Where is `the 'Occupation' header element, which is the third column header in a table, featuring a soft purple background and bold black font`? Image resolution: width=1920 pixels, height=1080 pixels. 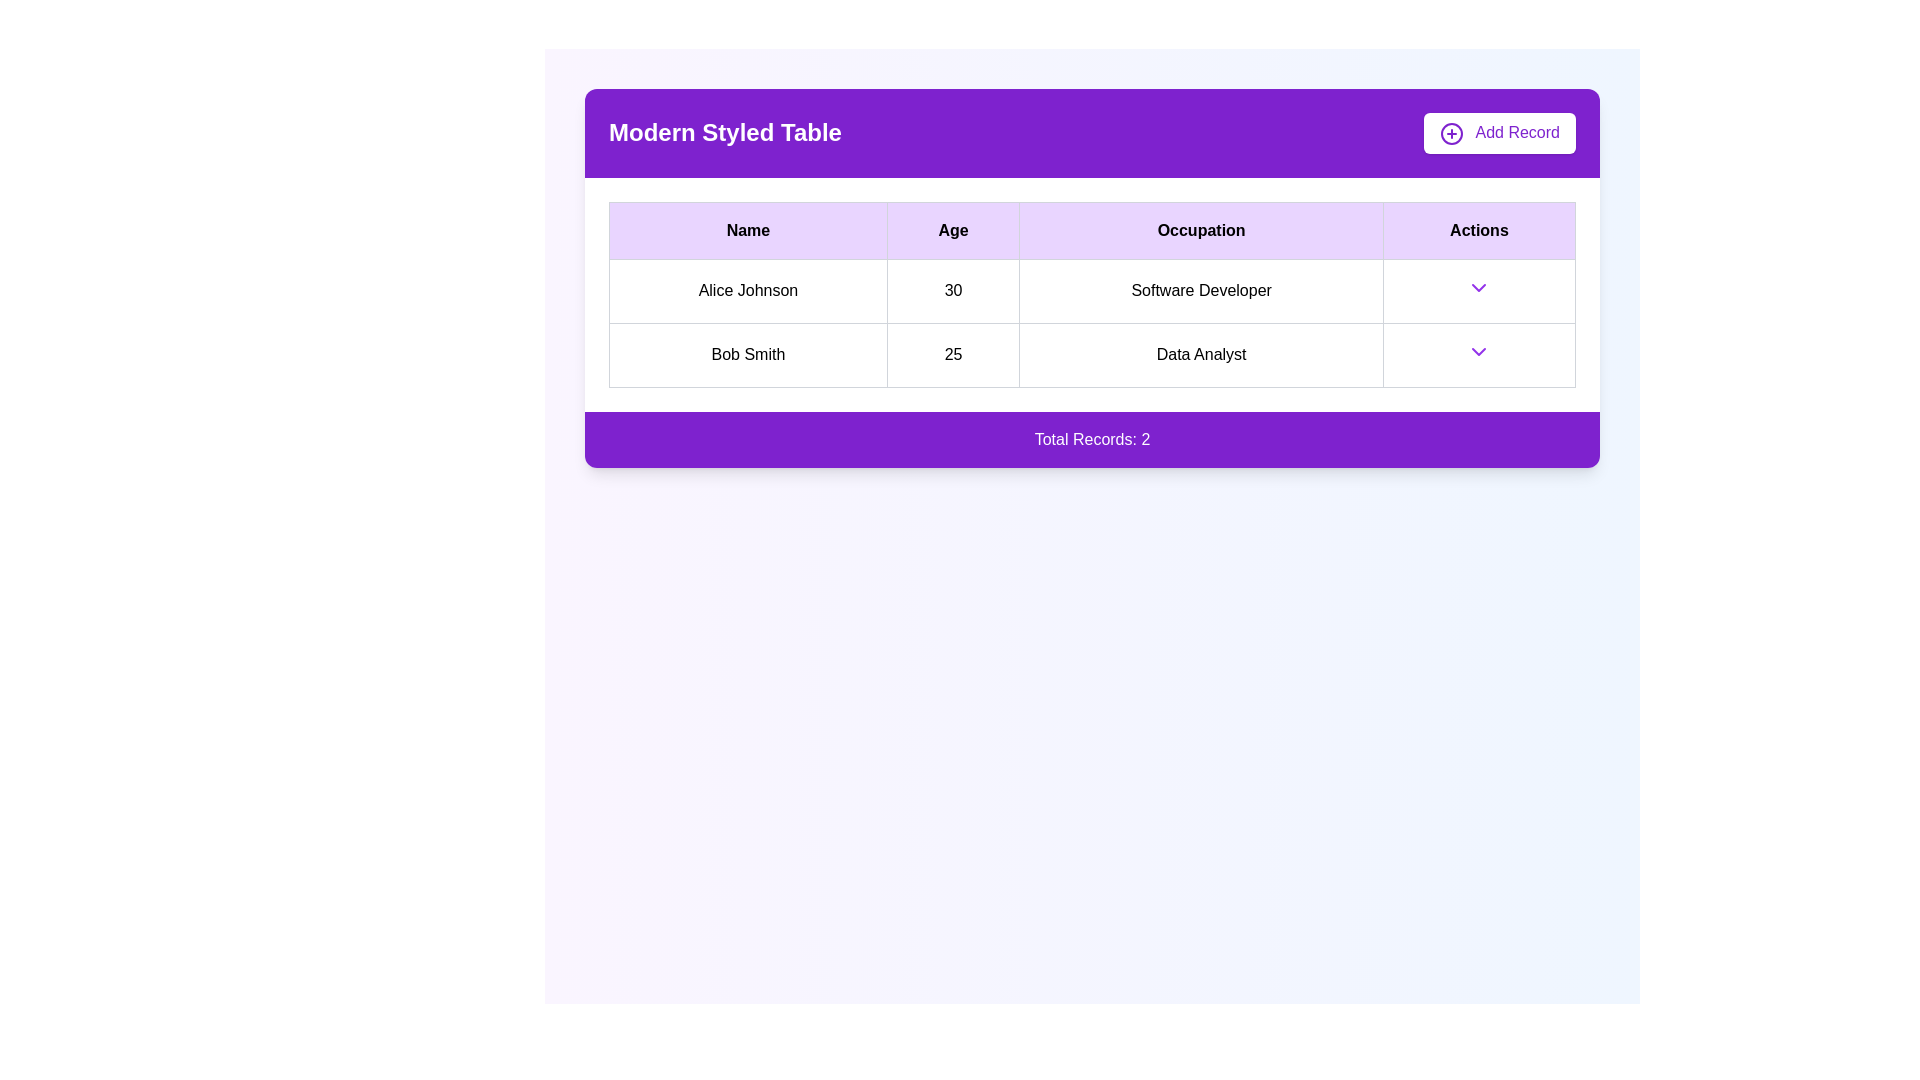 the 'Occupation' header element, which is the third column header in a table, featuring a soft purple background and bold black font is located at coordinates (1200, 229).